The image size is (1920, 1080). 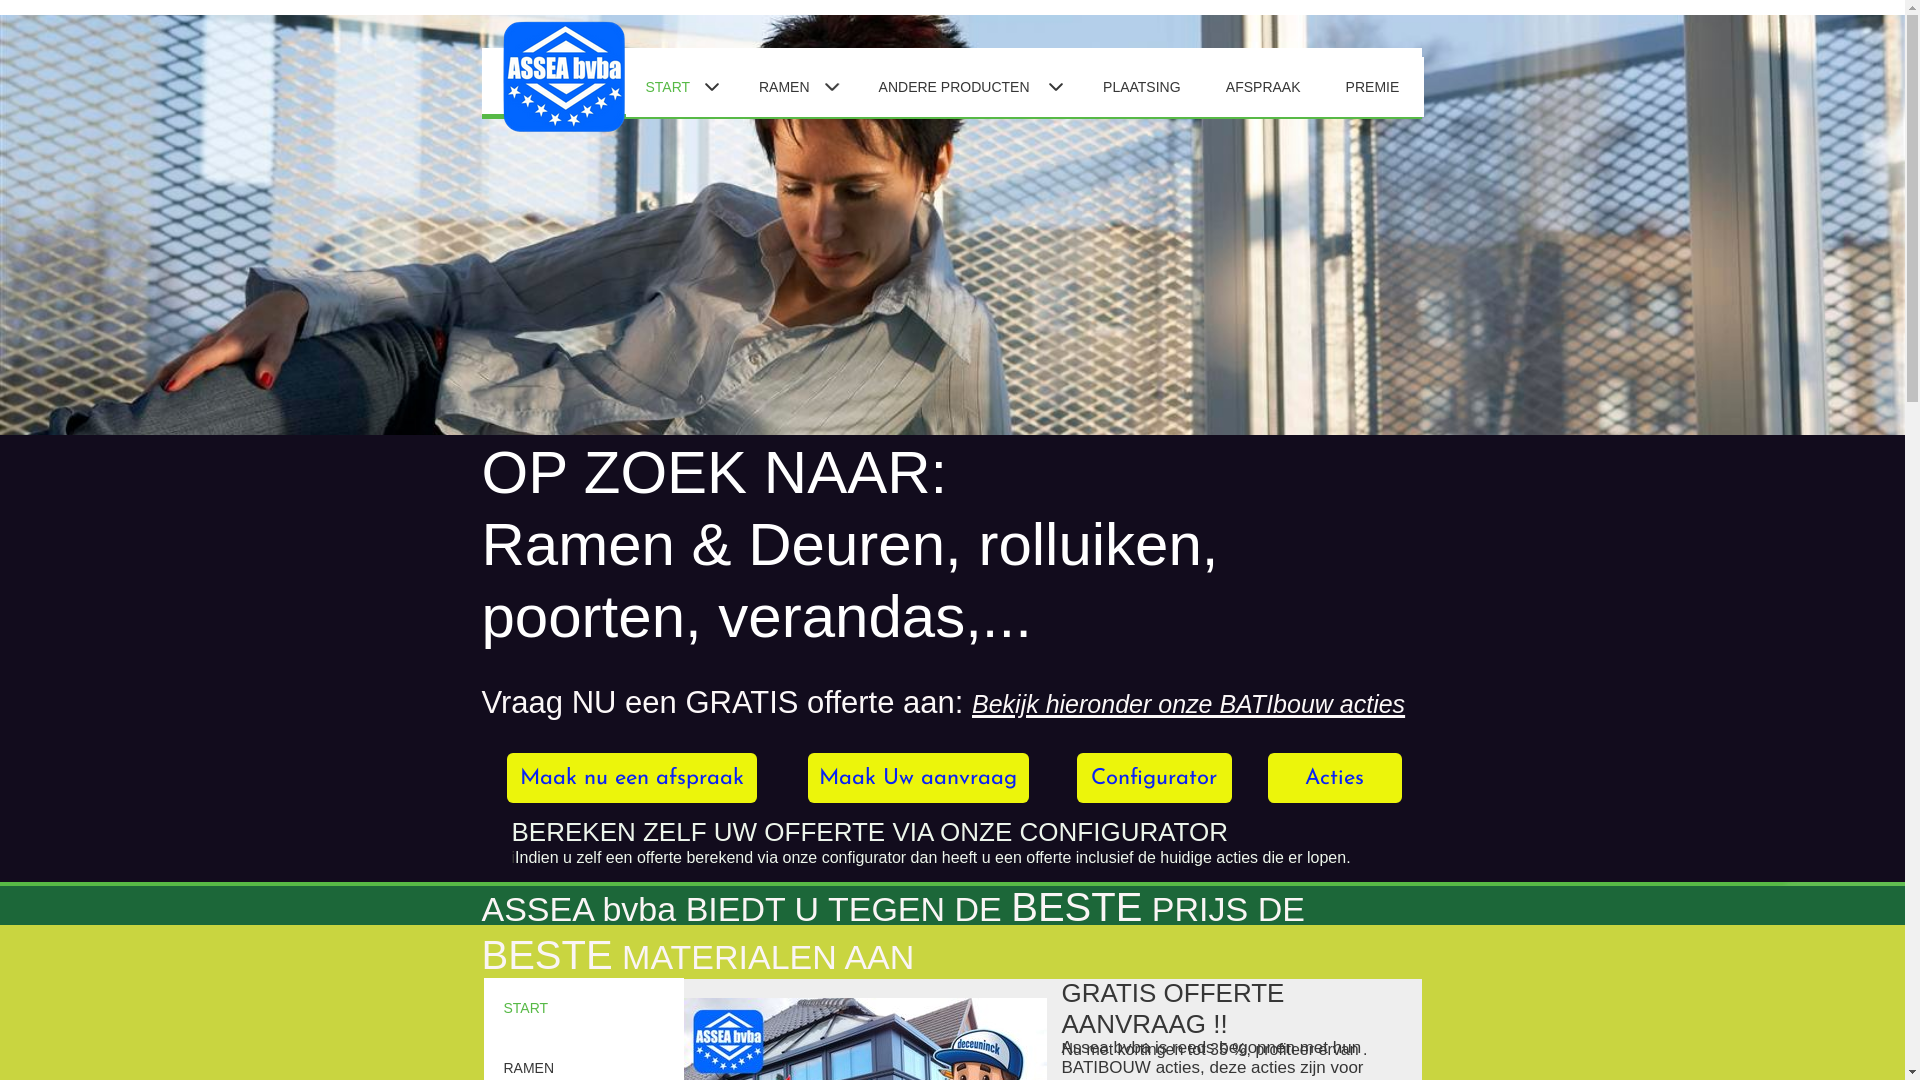 What do you see at coordinates (629, 777) in the screenshot?
I see `'Maak nu een afspraak'` at bounding box center [629, 777].